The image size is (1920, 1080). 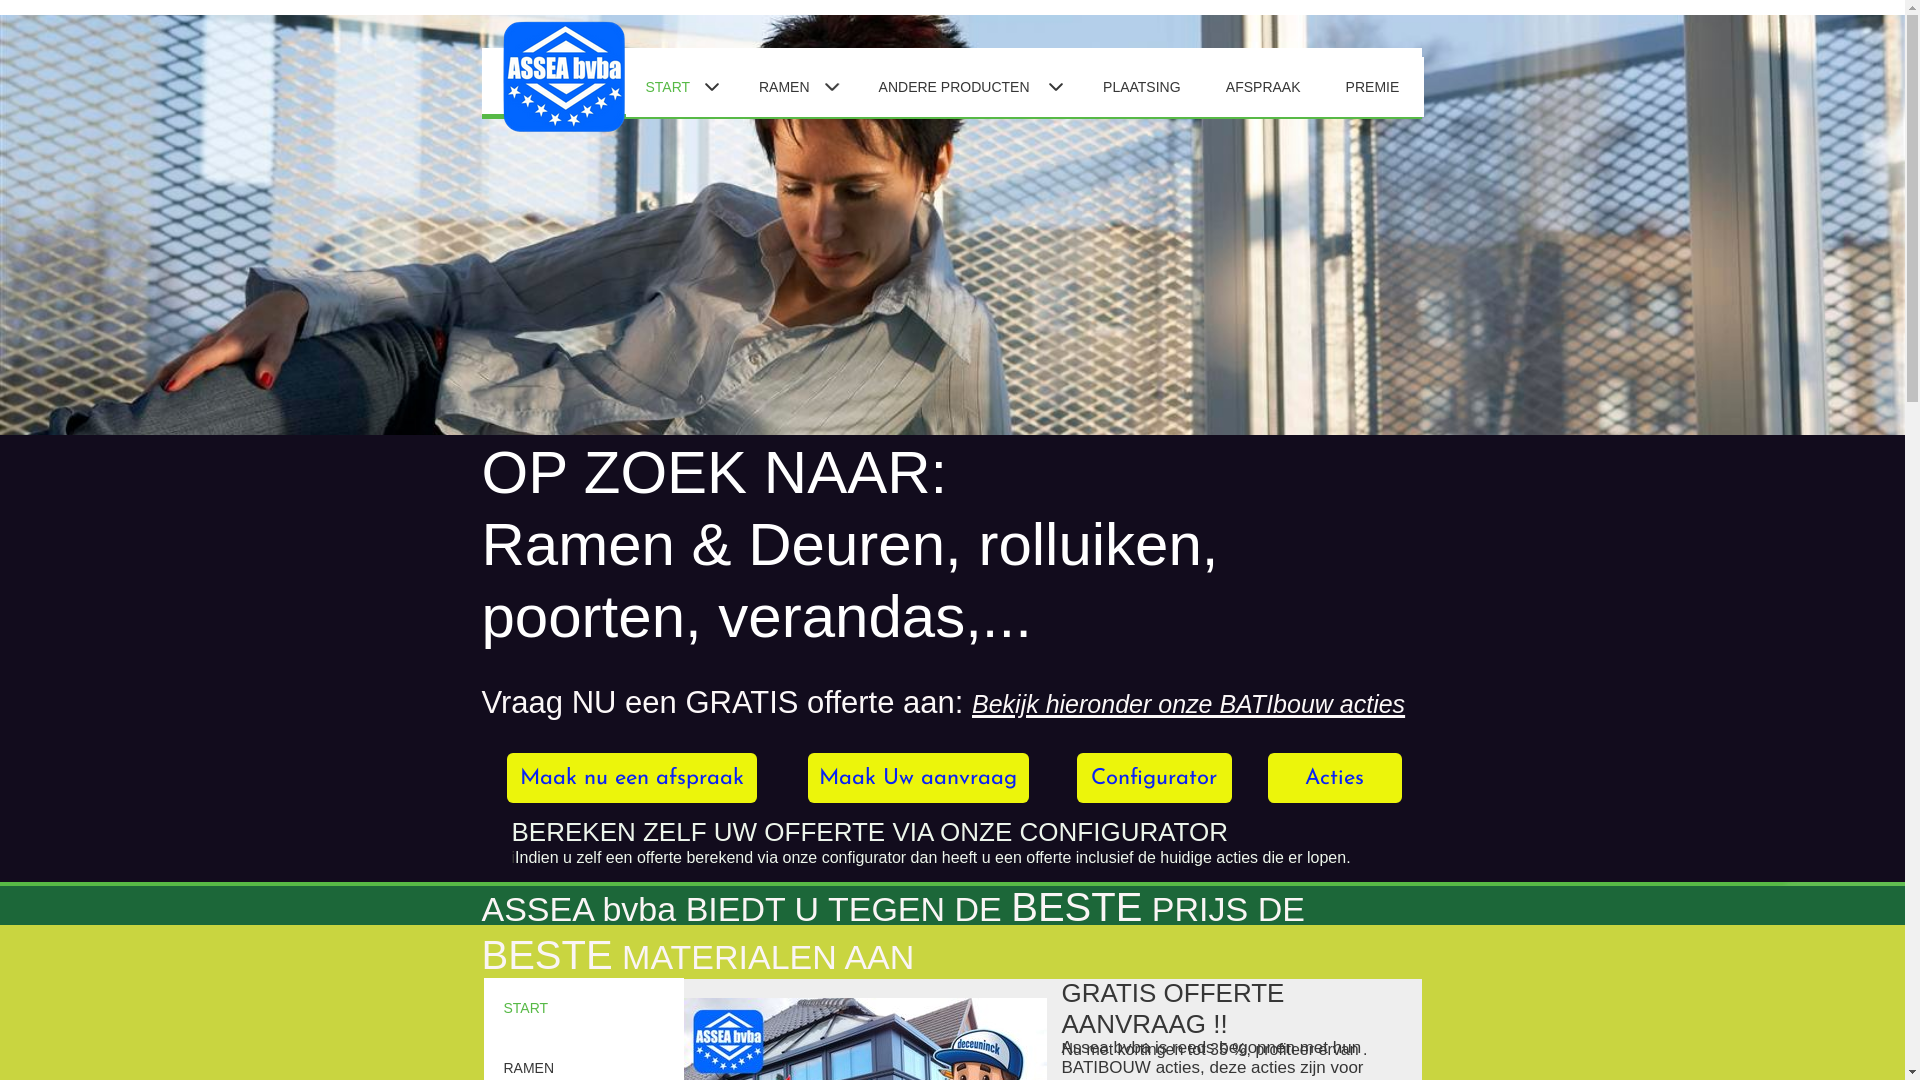 What do you see at coordinates (629, 777) in the screenshot?
I see `'Maak nu een afspraak'` at bounding box center [629, 777].